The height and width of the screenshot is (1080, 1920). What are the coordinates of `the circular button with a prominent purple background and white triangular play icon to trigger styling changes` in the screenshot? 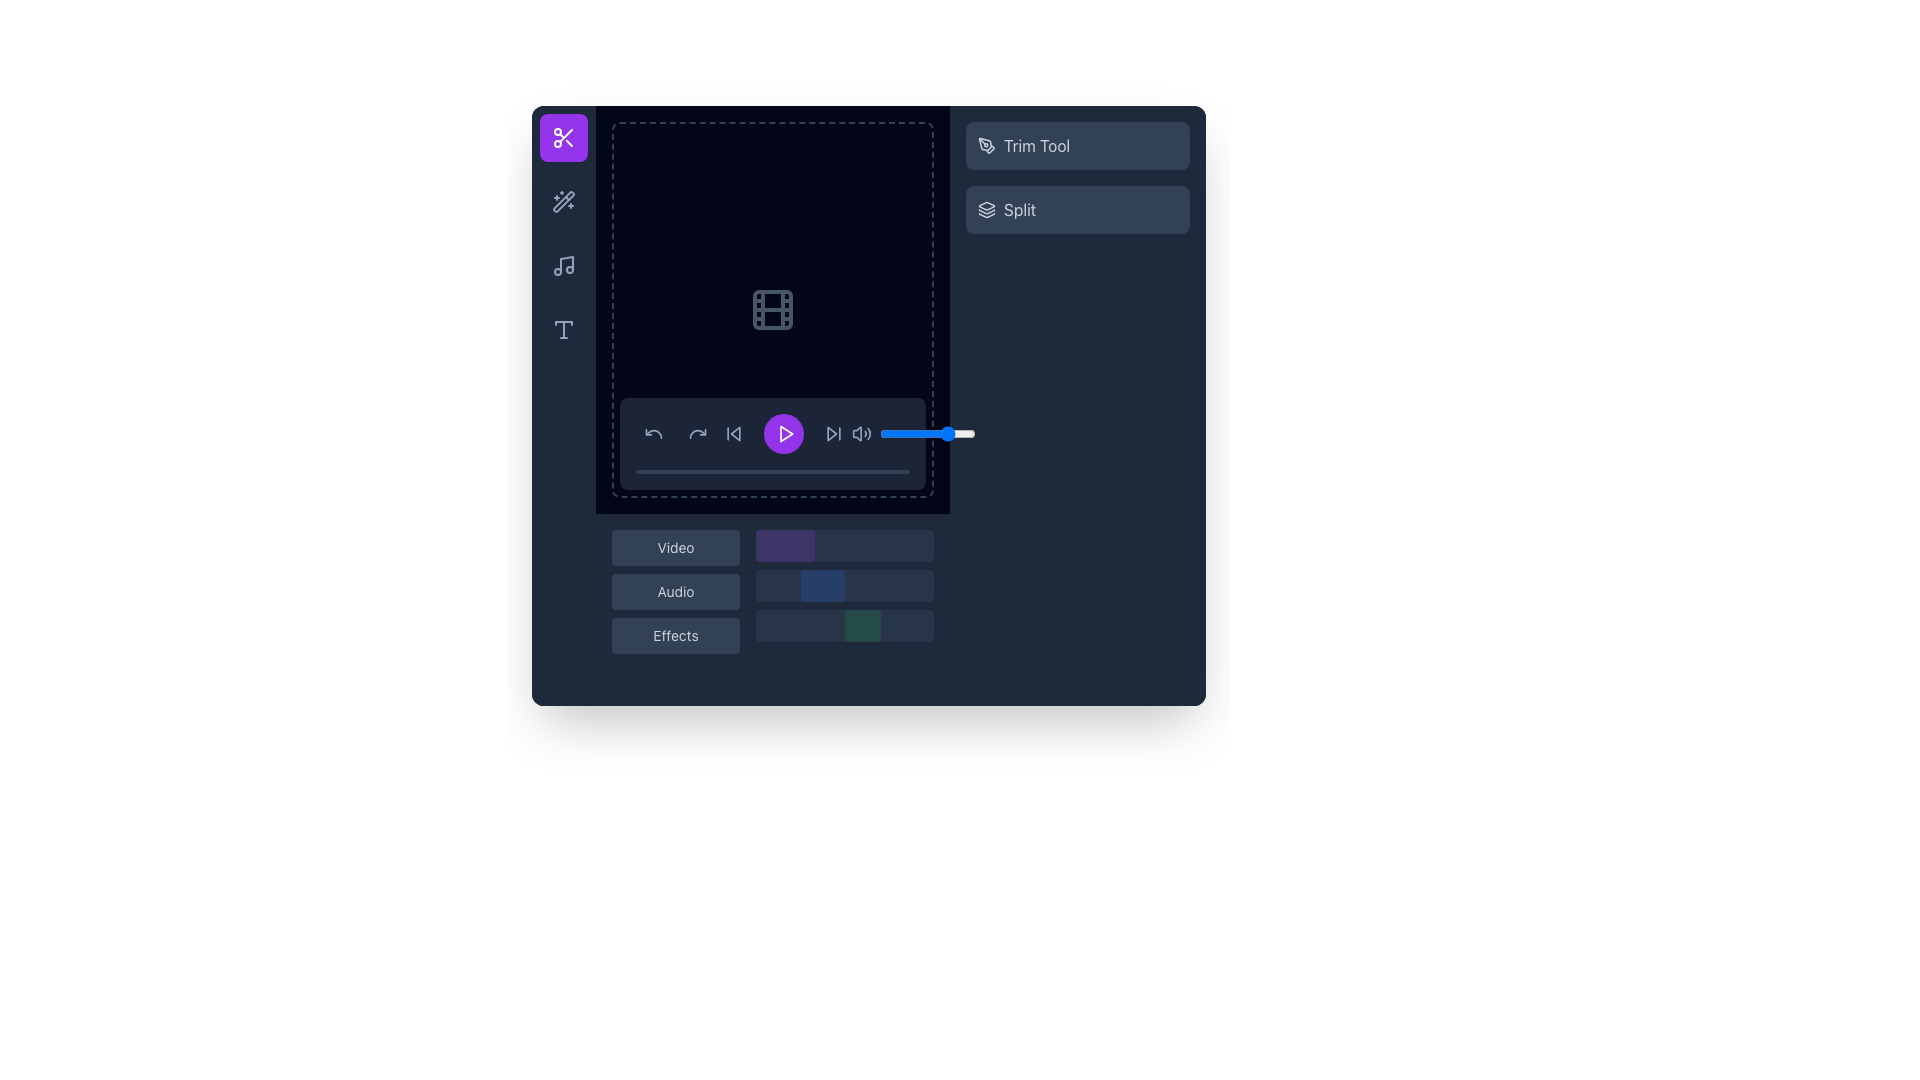 It's located at (782, 433).